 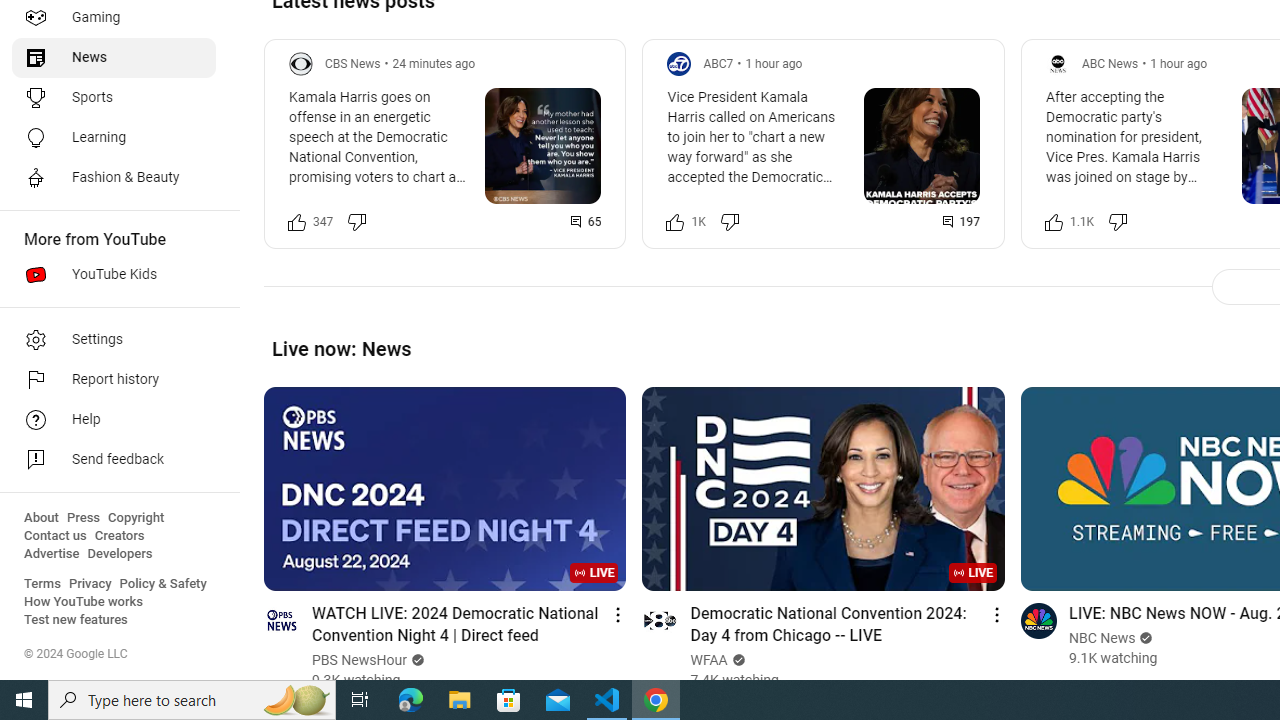 What do you see at coordinates (118, 535) in the screenshot?
I see `'Creators'` at bounding box center [118, 535].